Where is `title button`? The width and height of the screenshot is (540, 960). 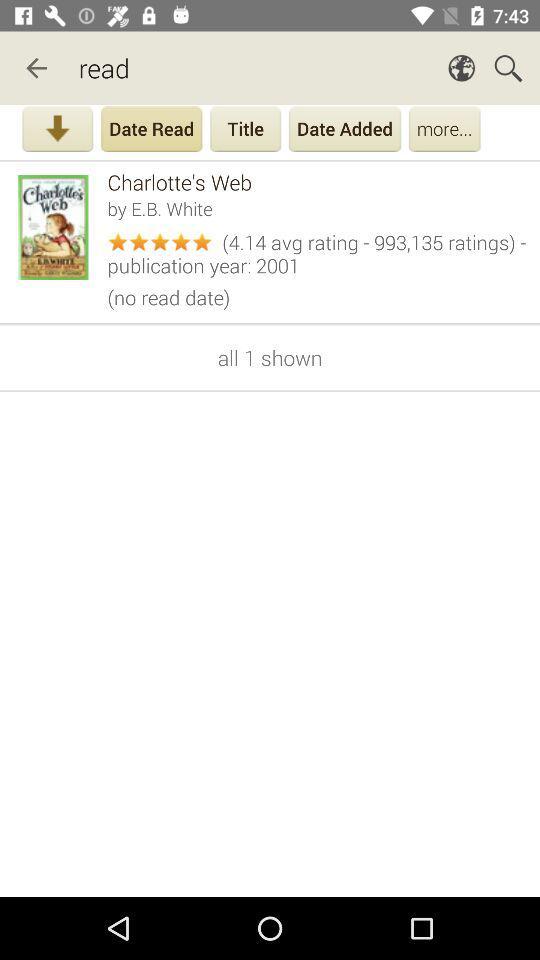
title button is located at coordinates (245, 130).